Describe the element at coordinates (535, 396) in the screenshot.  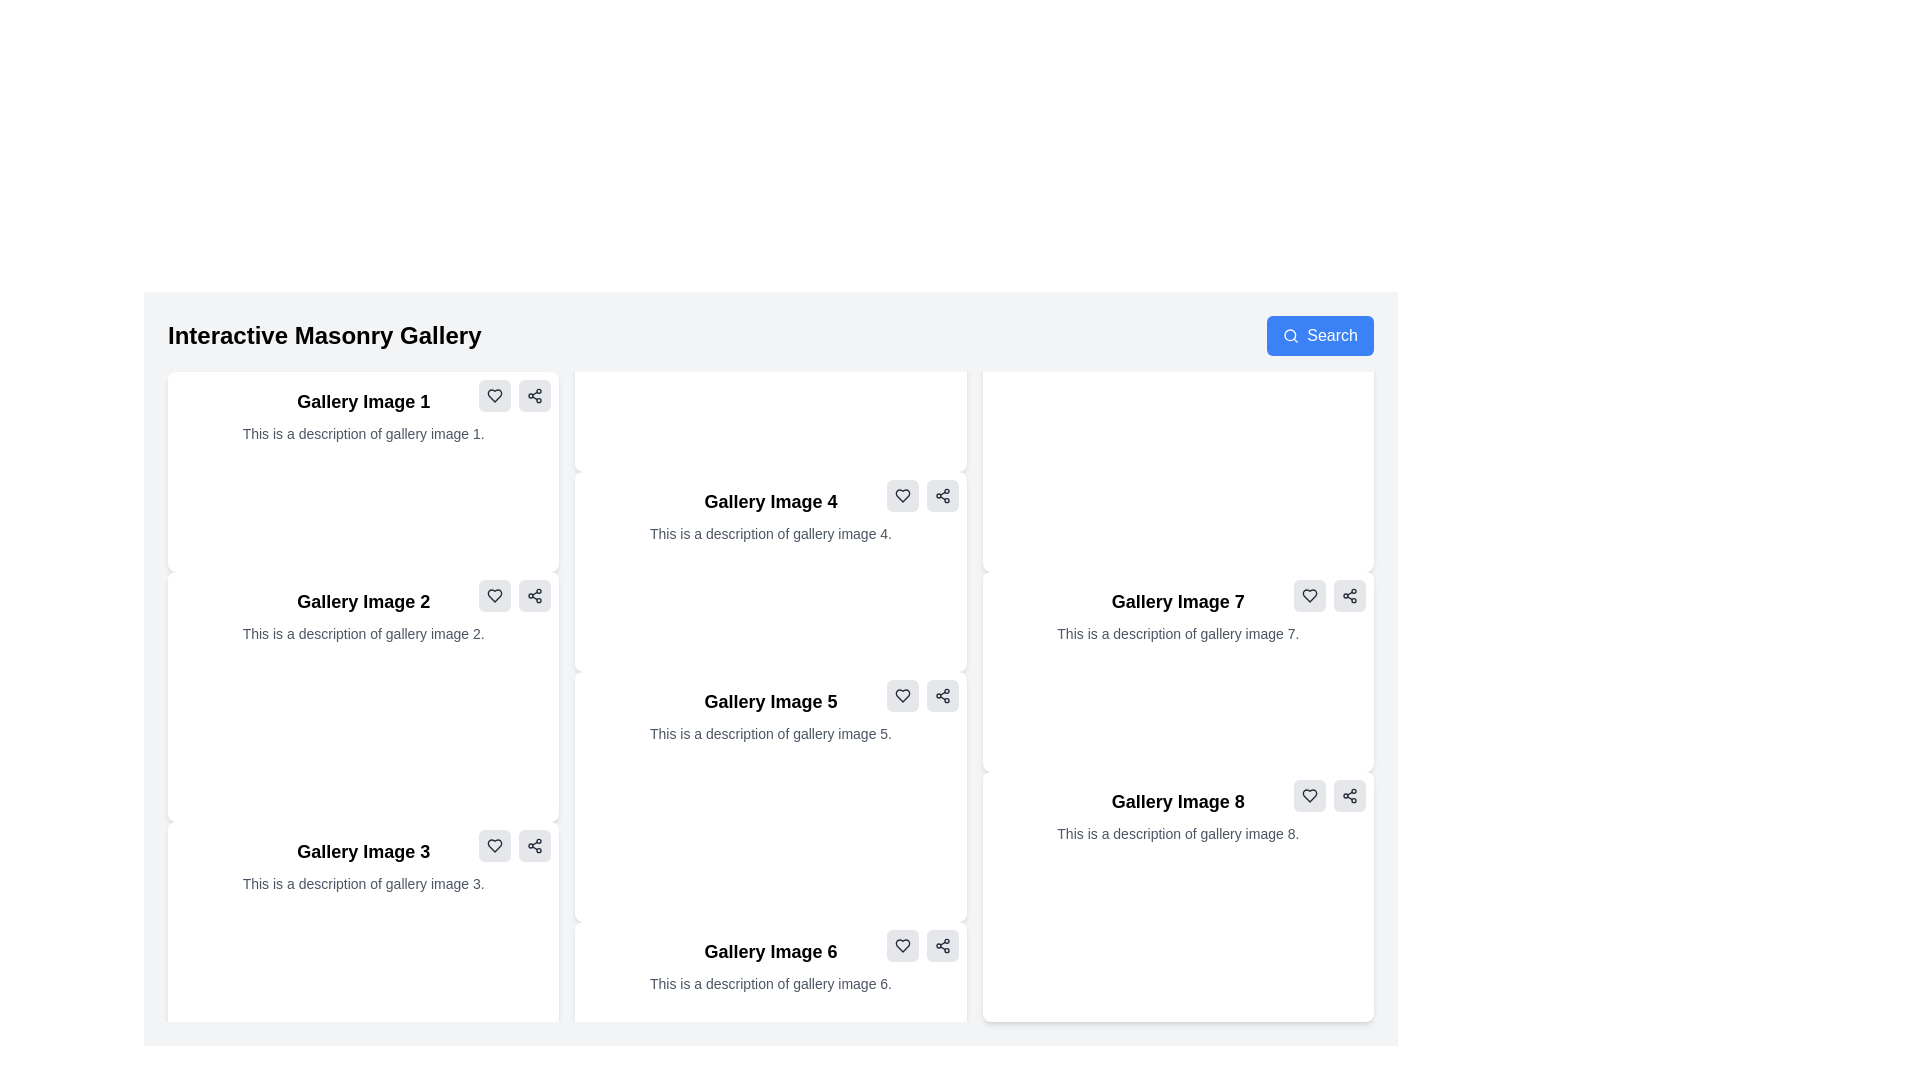
I see `the share button located in the top-right corner of the card titled 'Gallery Image 1' to initiate the share process for the associated gallery item` at that location.